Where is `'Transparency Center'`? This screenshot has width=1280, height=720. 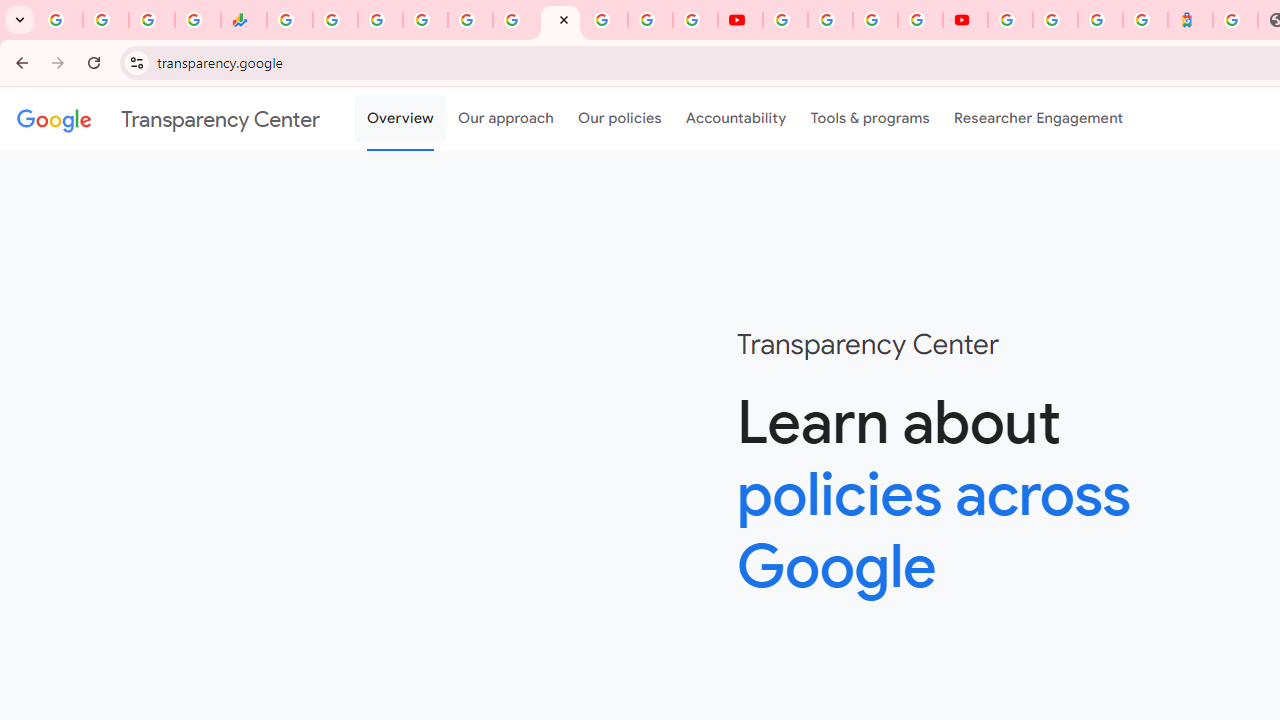 'Transparency Center' is located at coordinates (168, 119).